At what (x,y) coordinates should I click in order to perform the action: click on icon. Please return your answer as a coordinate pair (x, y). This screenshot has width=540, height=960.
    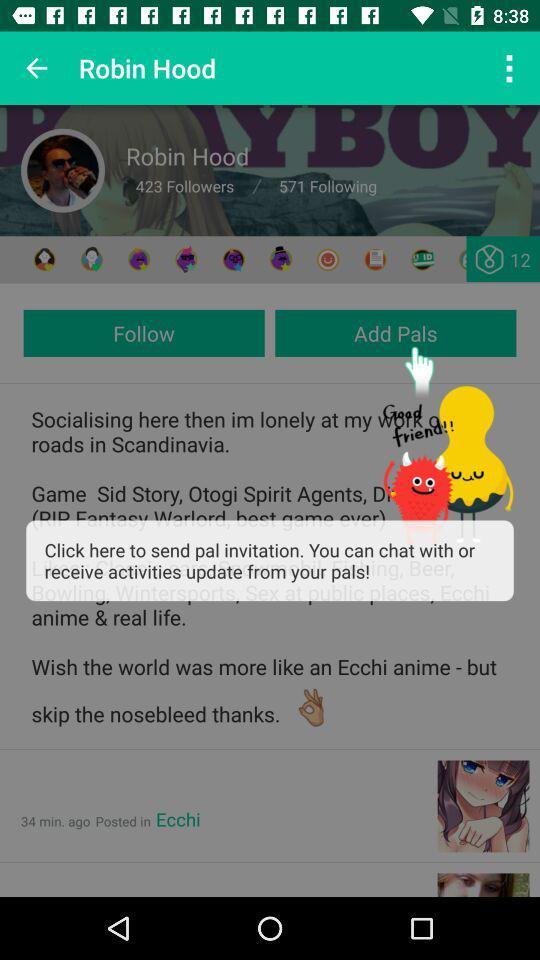
    Looking at the image, I should click on (138, 258).